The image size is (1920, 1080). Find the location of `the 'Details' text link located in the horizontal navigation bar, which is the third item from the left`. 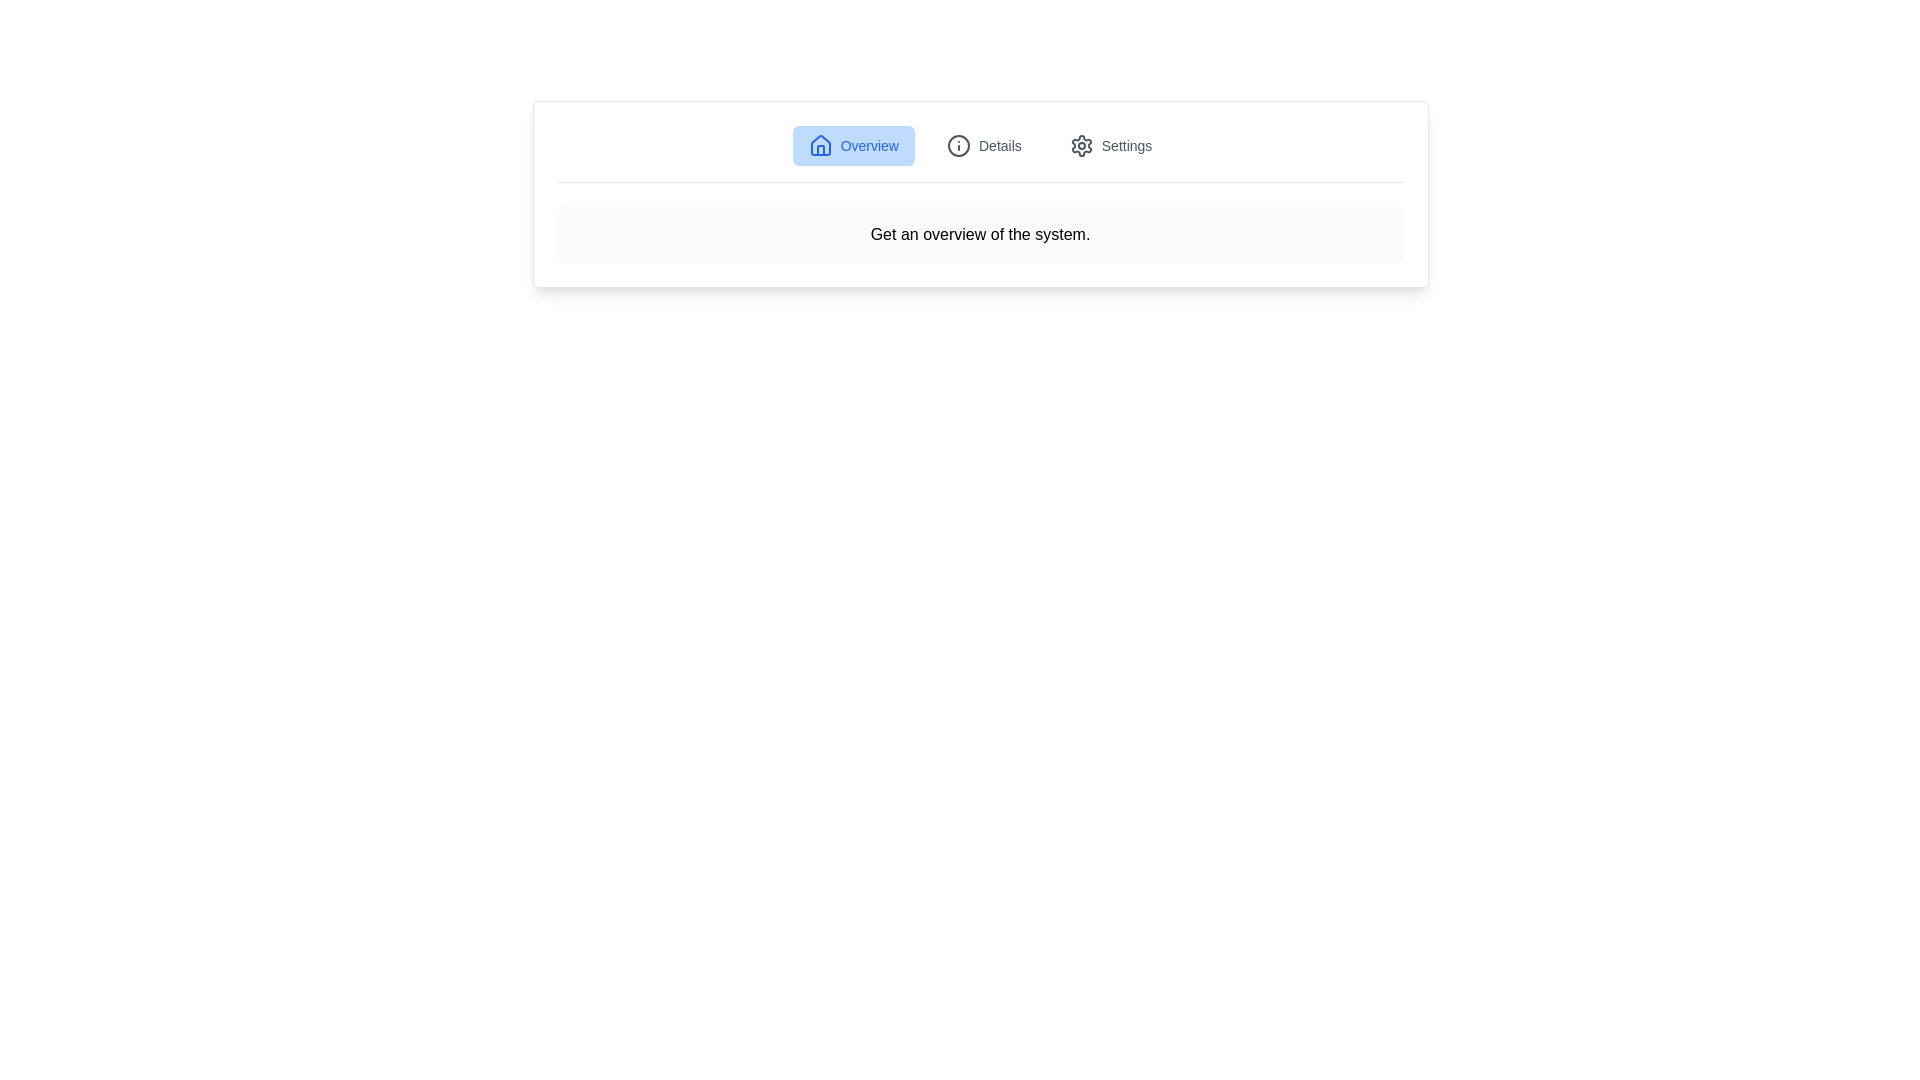

the 'Details' text link located in the horizontal navigation bar, which is the third item from the left is located at coordinates (999, 145).